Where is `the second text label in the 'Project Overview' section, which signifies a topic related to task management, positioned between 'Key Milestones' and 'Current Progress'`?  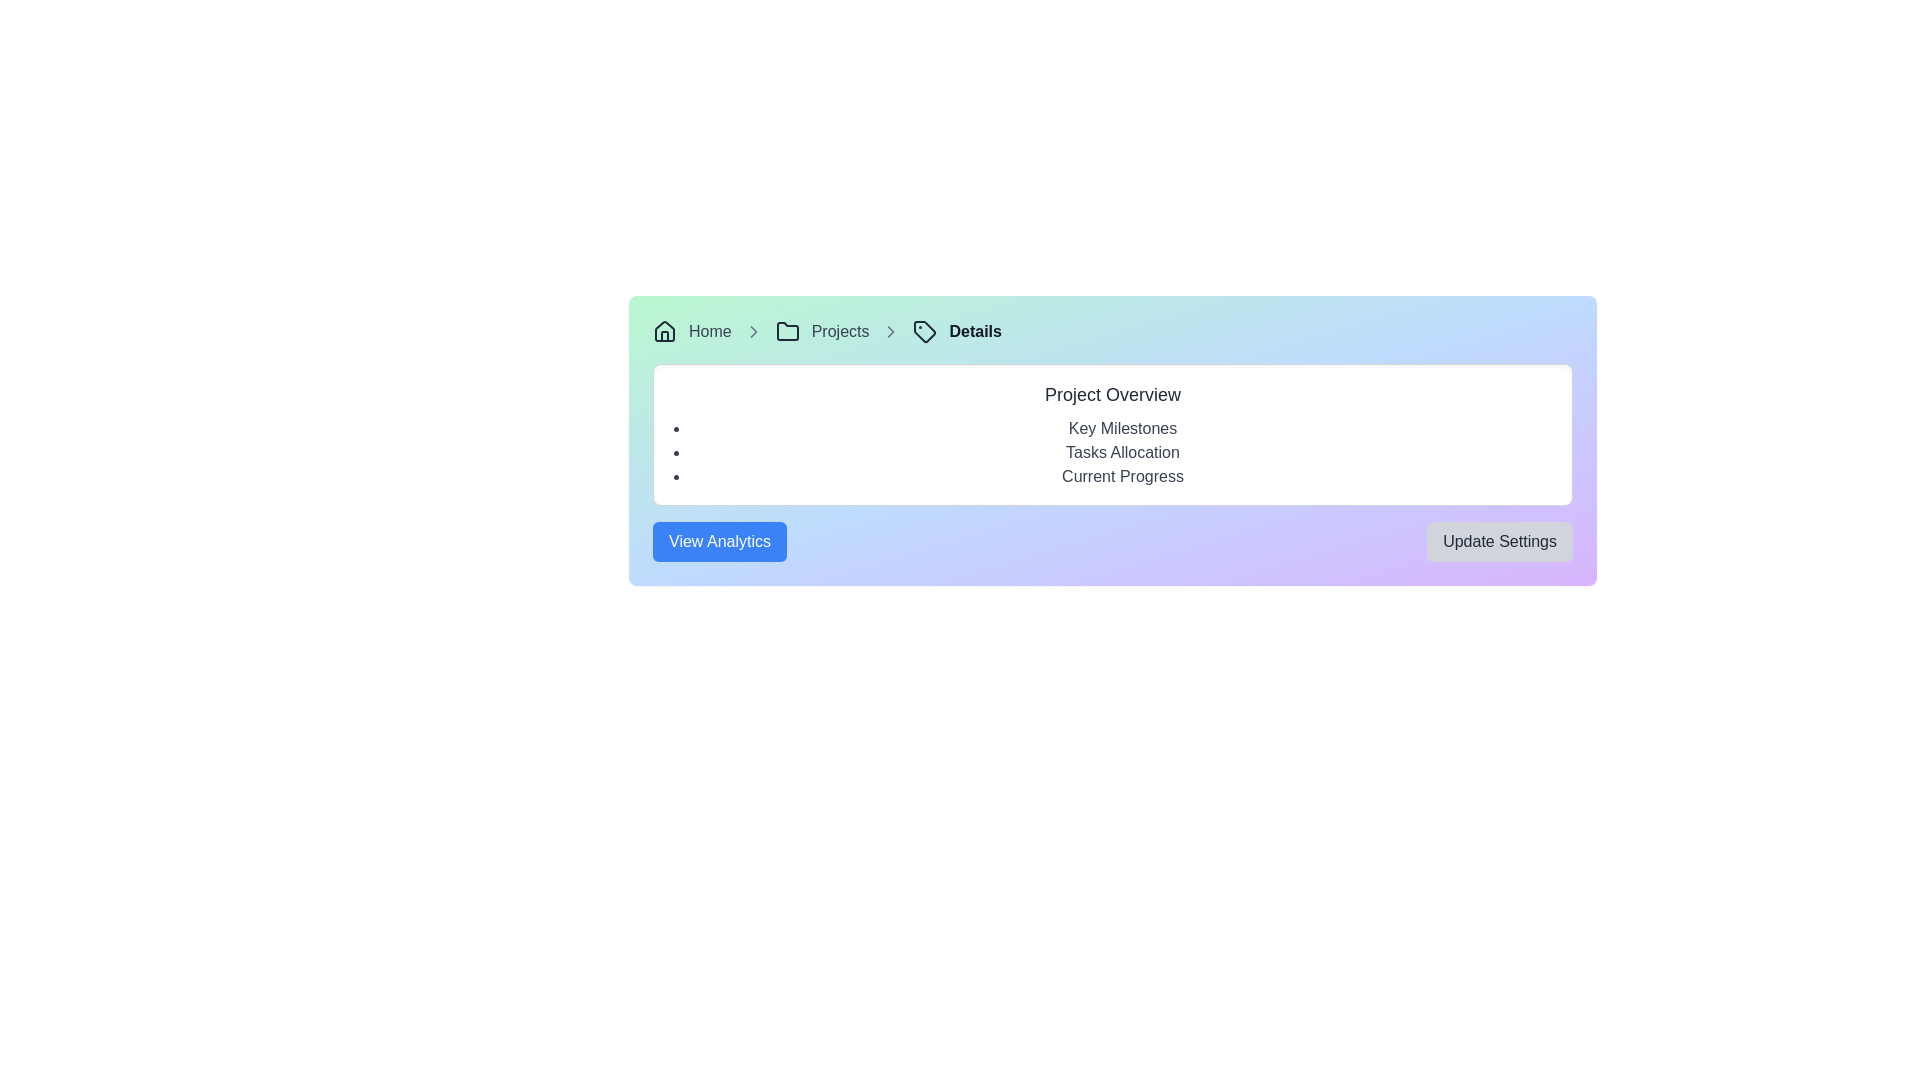
the second text label in the 'Project Overview' section, which signifies a topic related to task management, positioned between 'Key Milestones' and 'Current Progress' is located at coordinates (1123, 452).